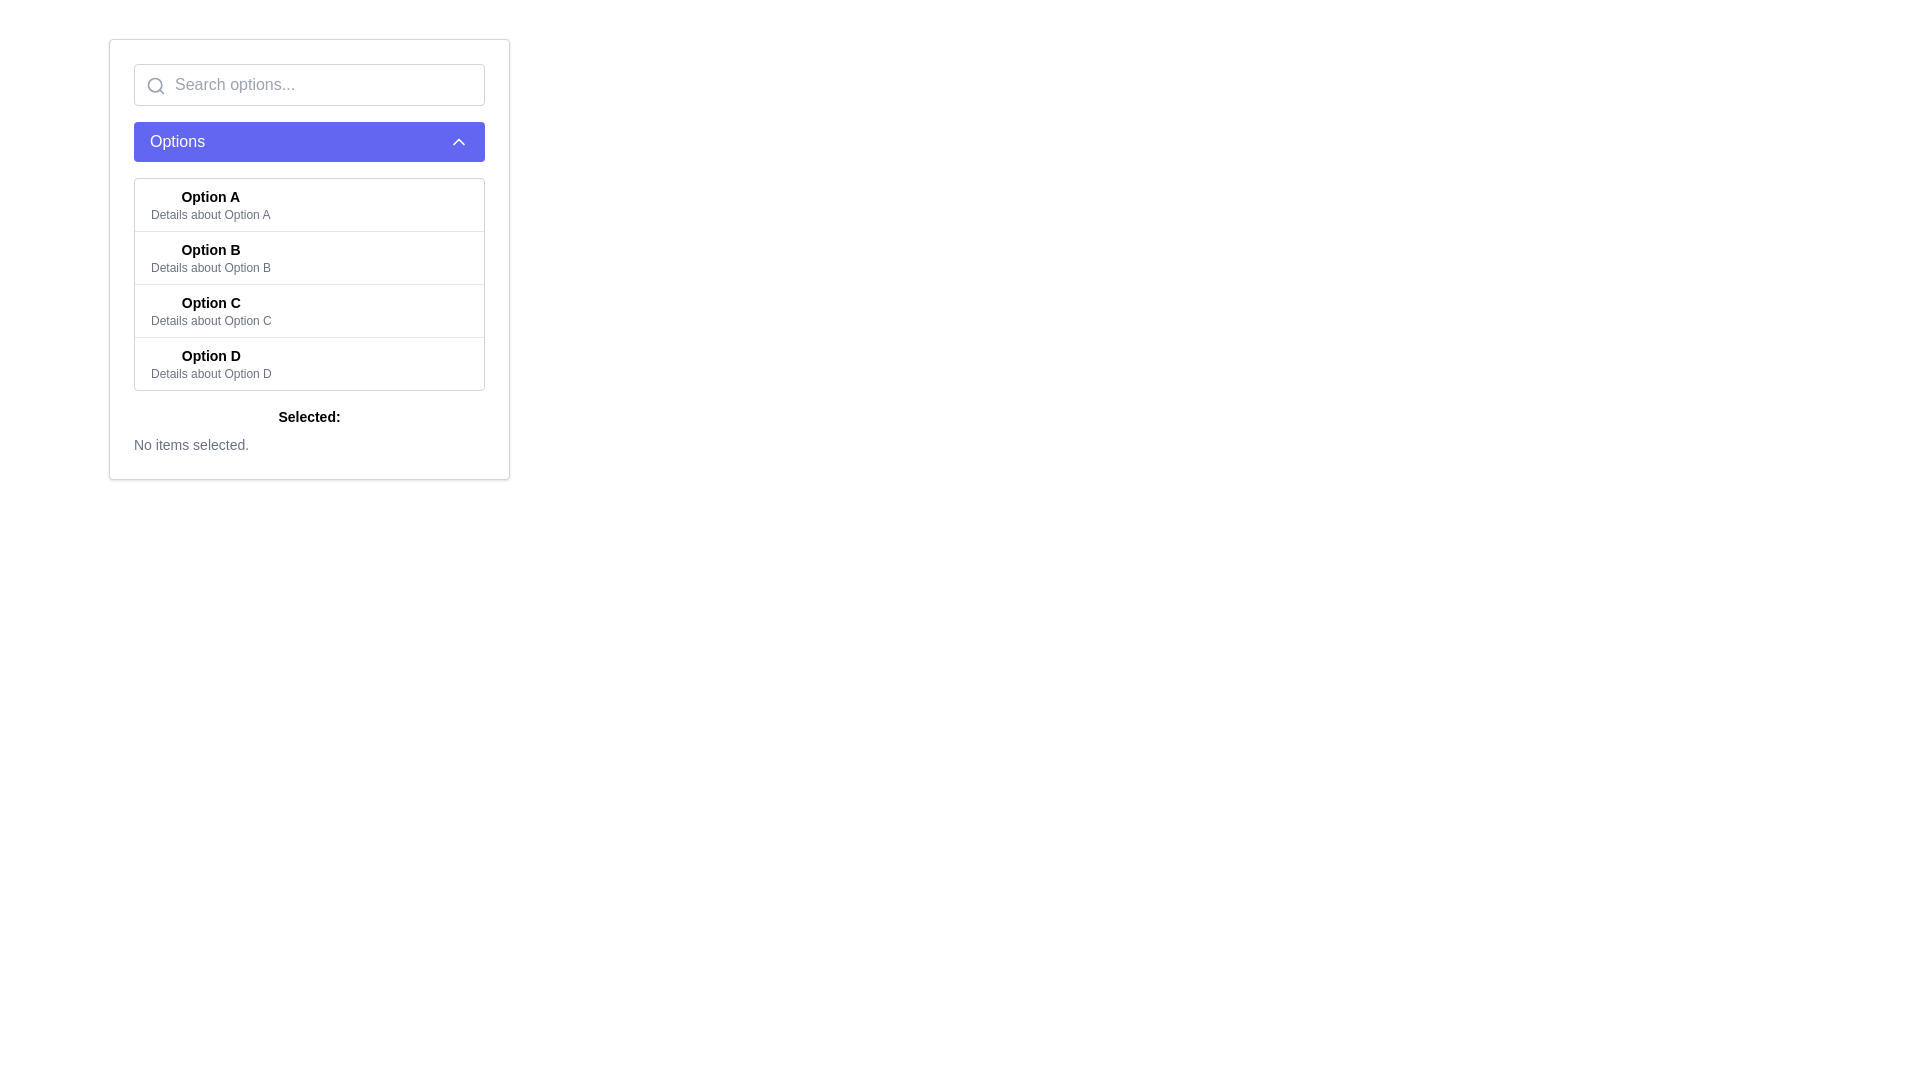 This screenshot has height=1080, width=1920. I want to click on the bold text label 'Option A' which is positioned at the top of the first row in a list box, so click(210, 196).